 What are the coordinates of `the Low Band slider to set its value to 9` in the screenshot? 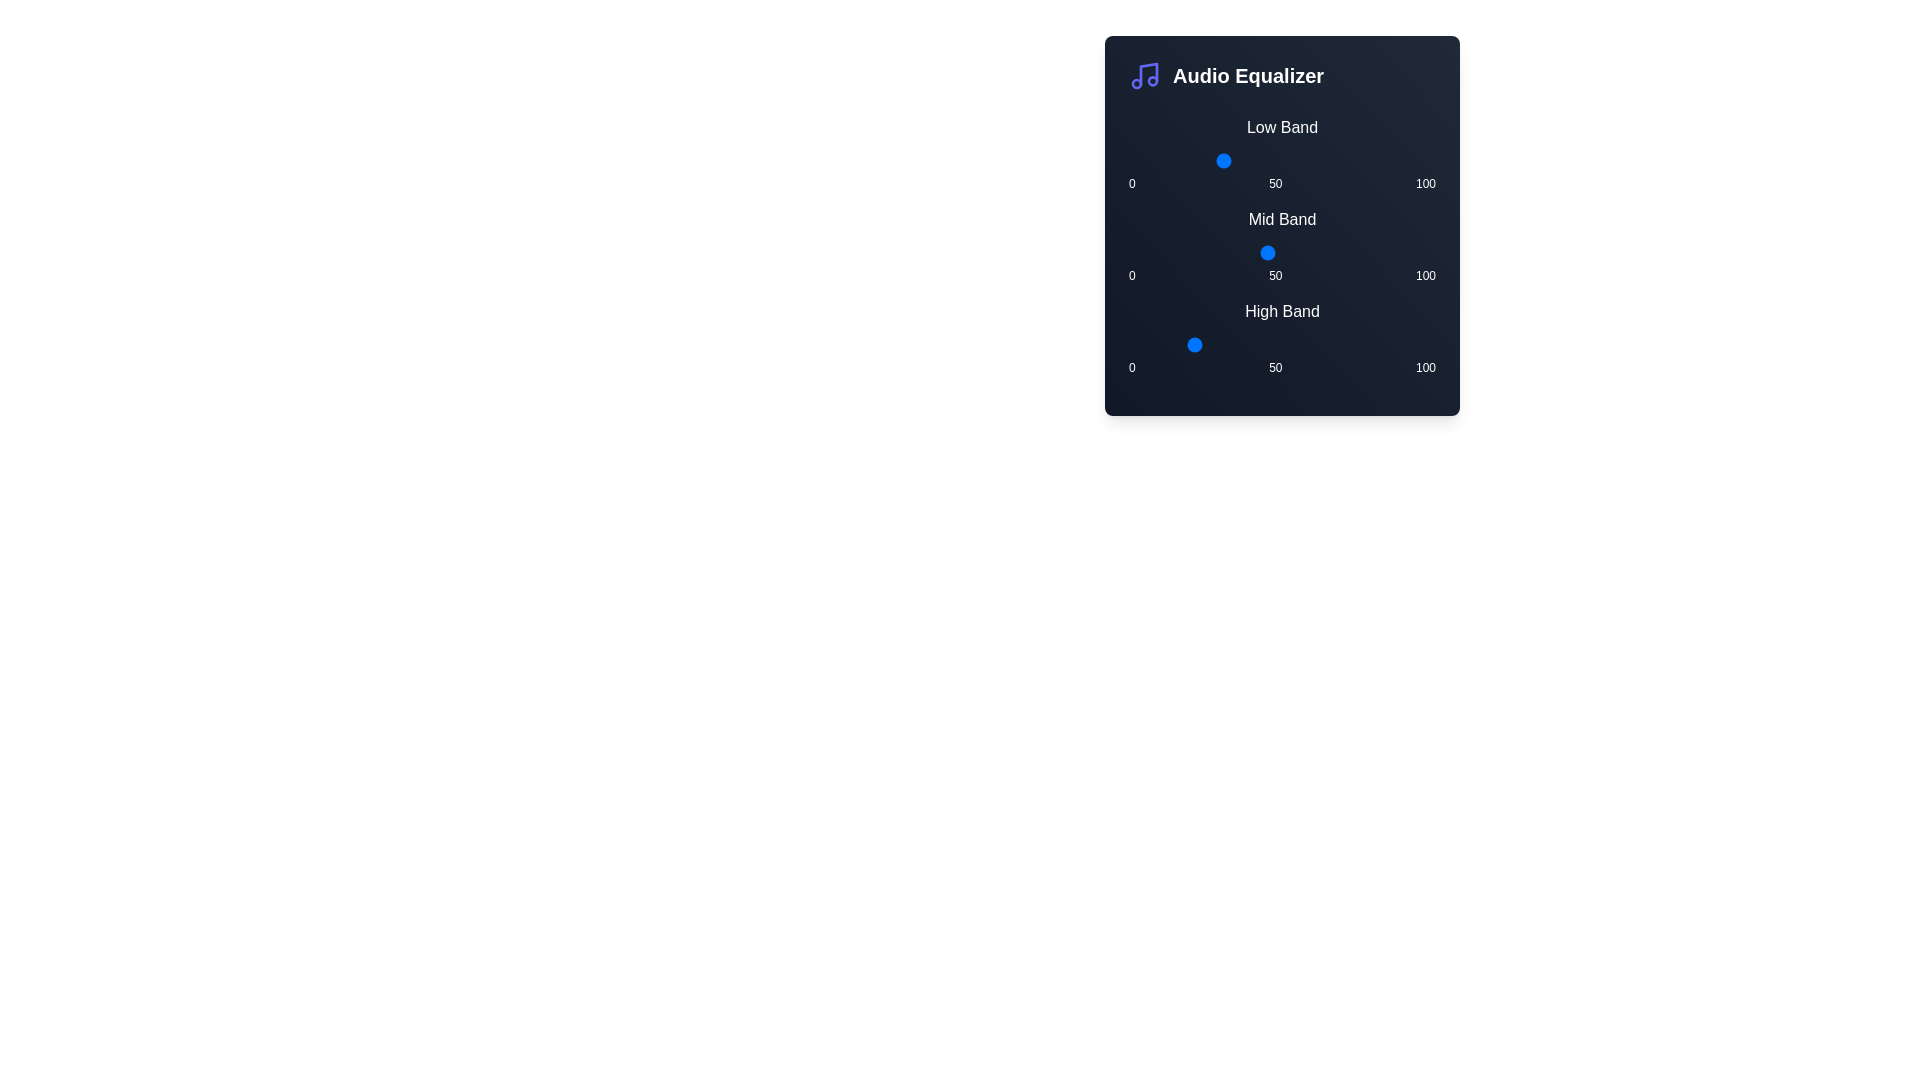 It's located at (1156, 160).